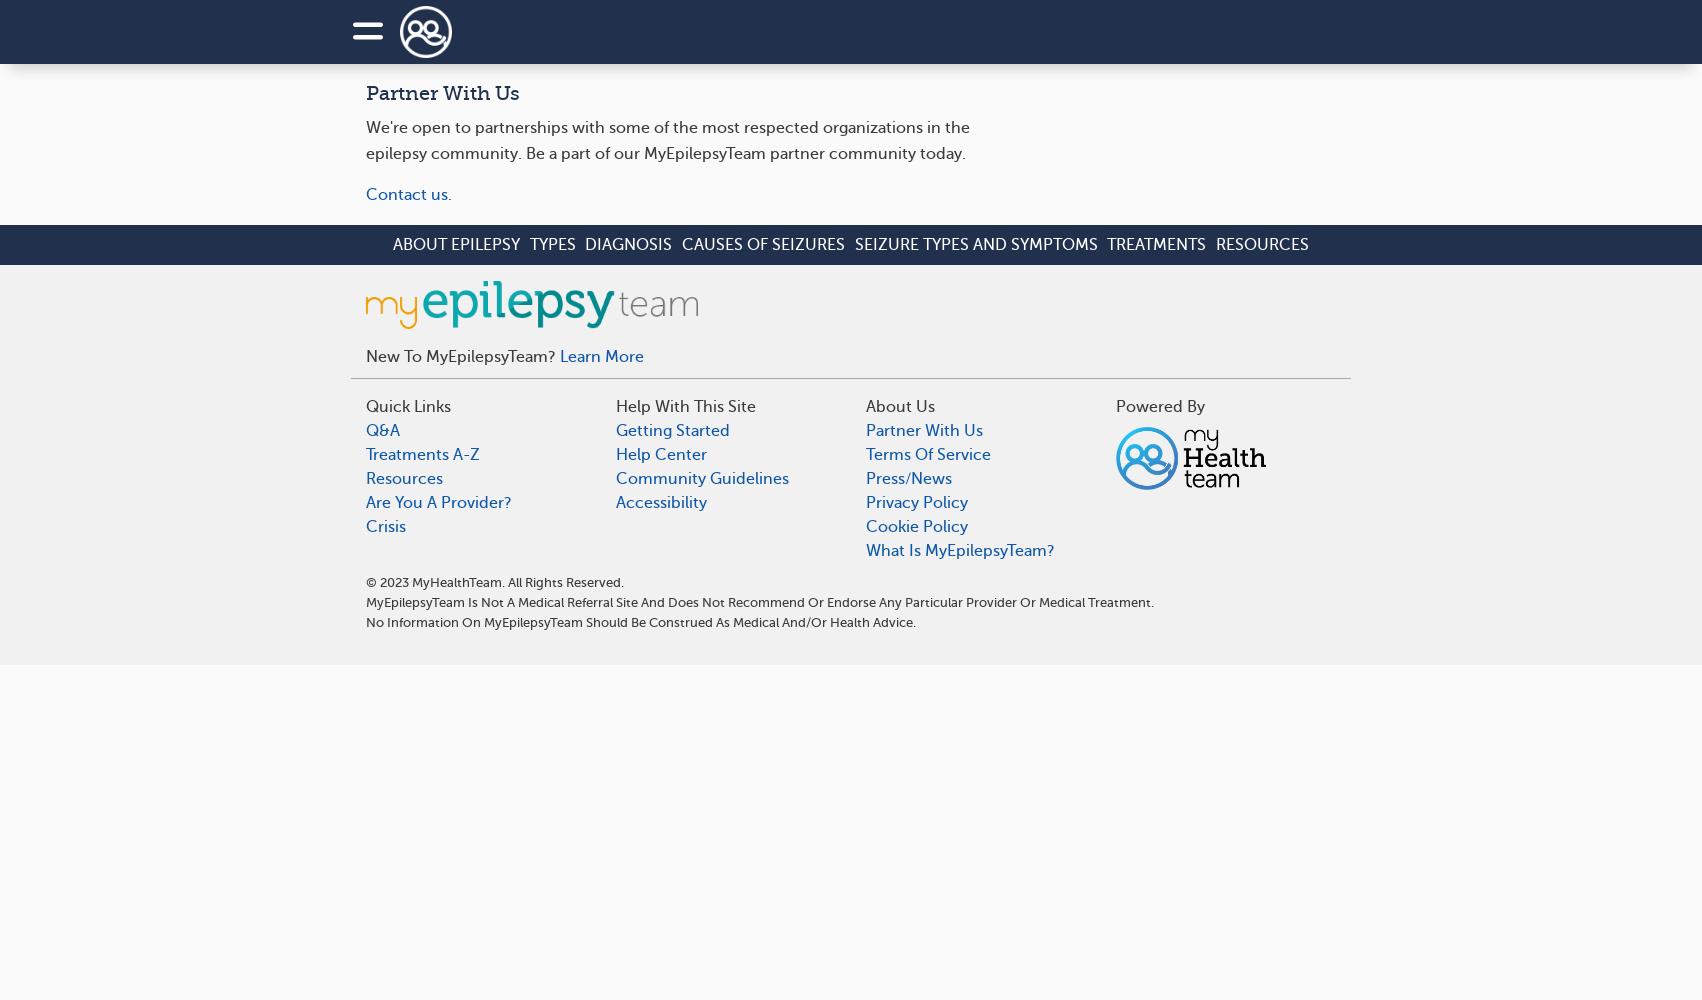 The width and height of the screenshot is (1702, 1000). What do you see at coordinates (515, 580) in the screenshot?
I see `'MyHealthTeam. All rights reserved.'` at bounding box center [515, 580].